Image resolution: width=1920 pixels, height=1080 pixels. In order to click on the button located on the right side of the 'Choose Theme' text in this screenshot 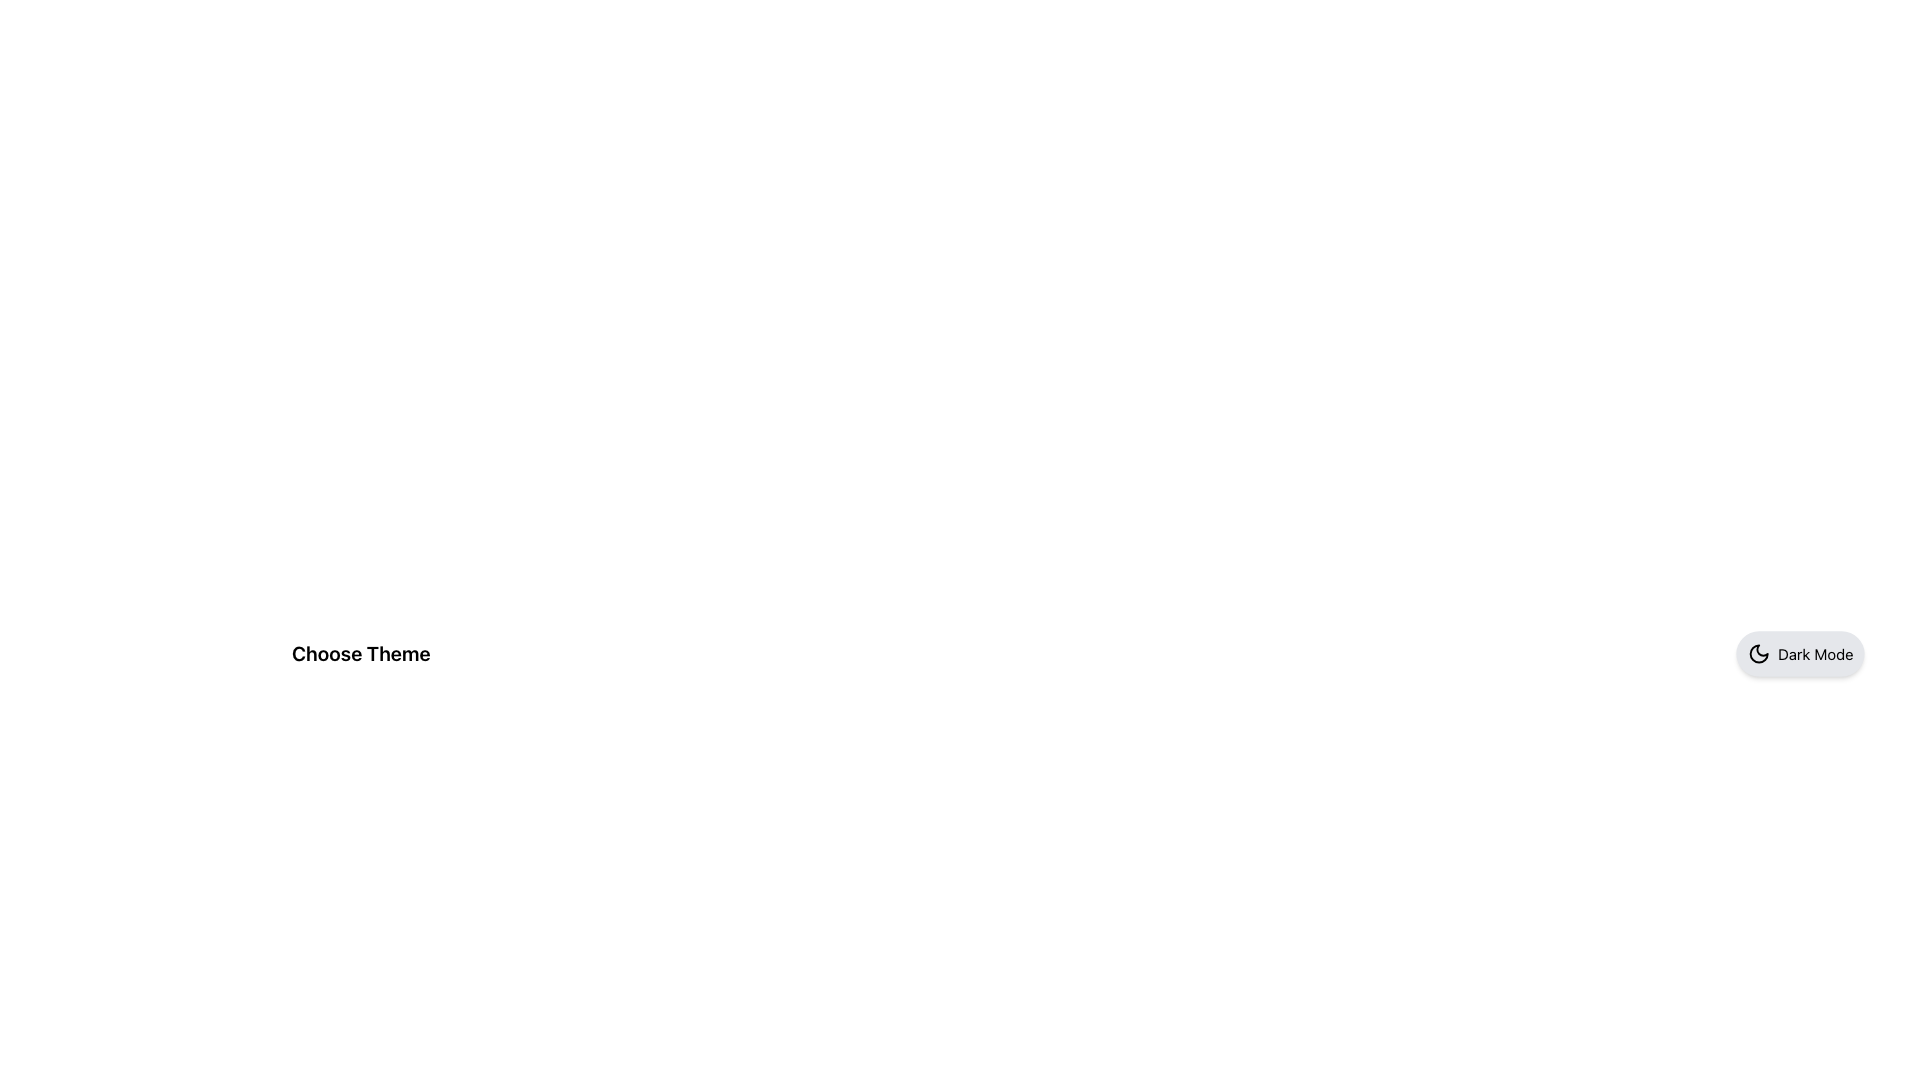, I will do `click(1800, 654)`.